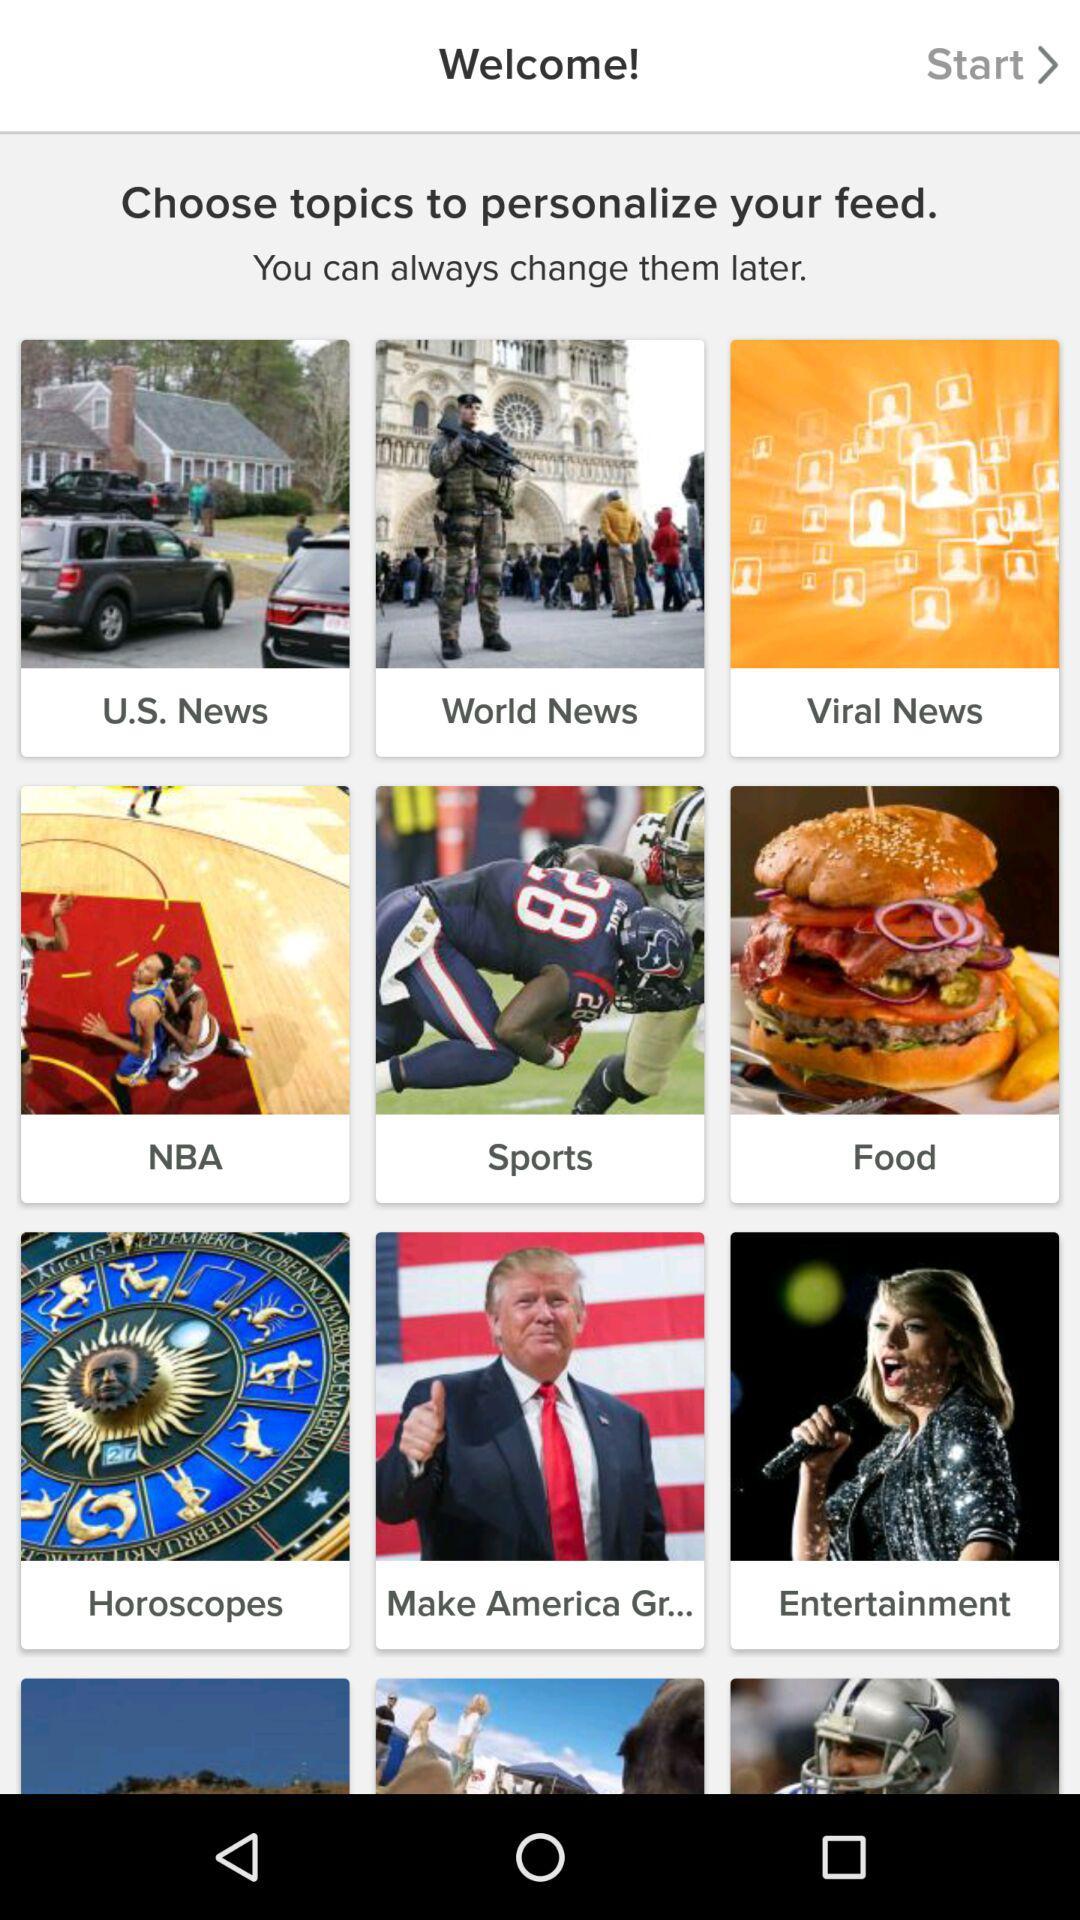  Describe the element at coordinates (540, 1395) in the screenshot. I see `the eight image` at that location.